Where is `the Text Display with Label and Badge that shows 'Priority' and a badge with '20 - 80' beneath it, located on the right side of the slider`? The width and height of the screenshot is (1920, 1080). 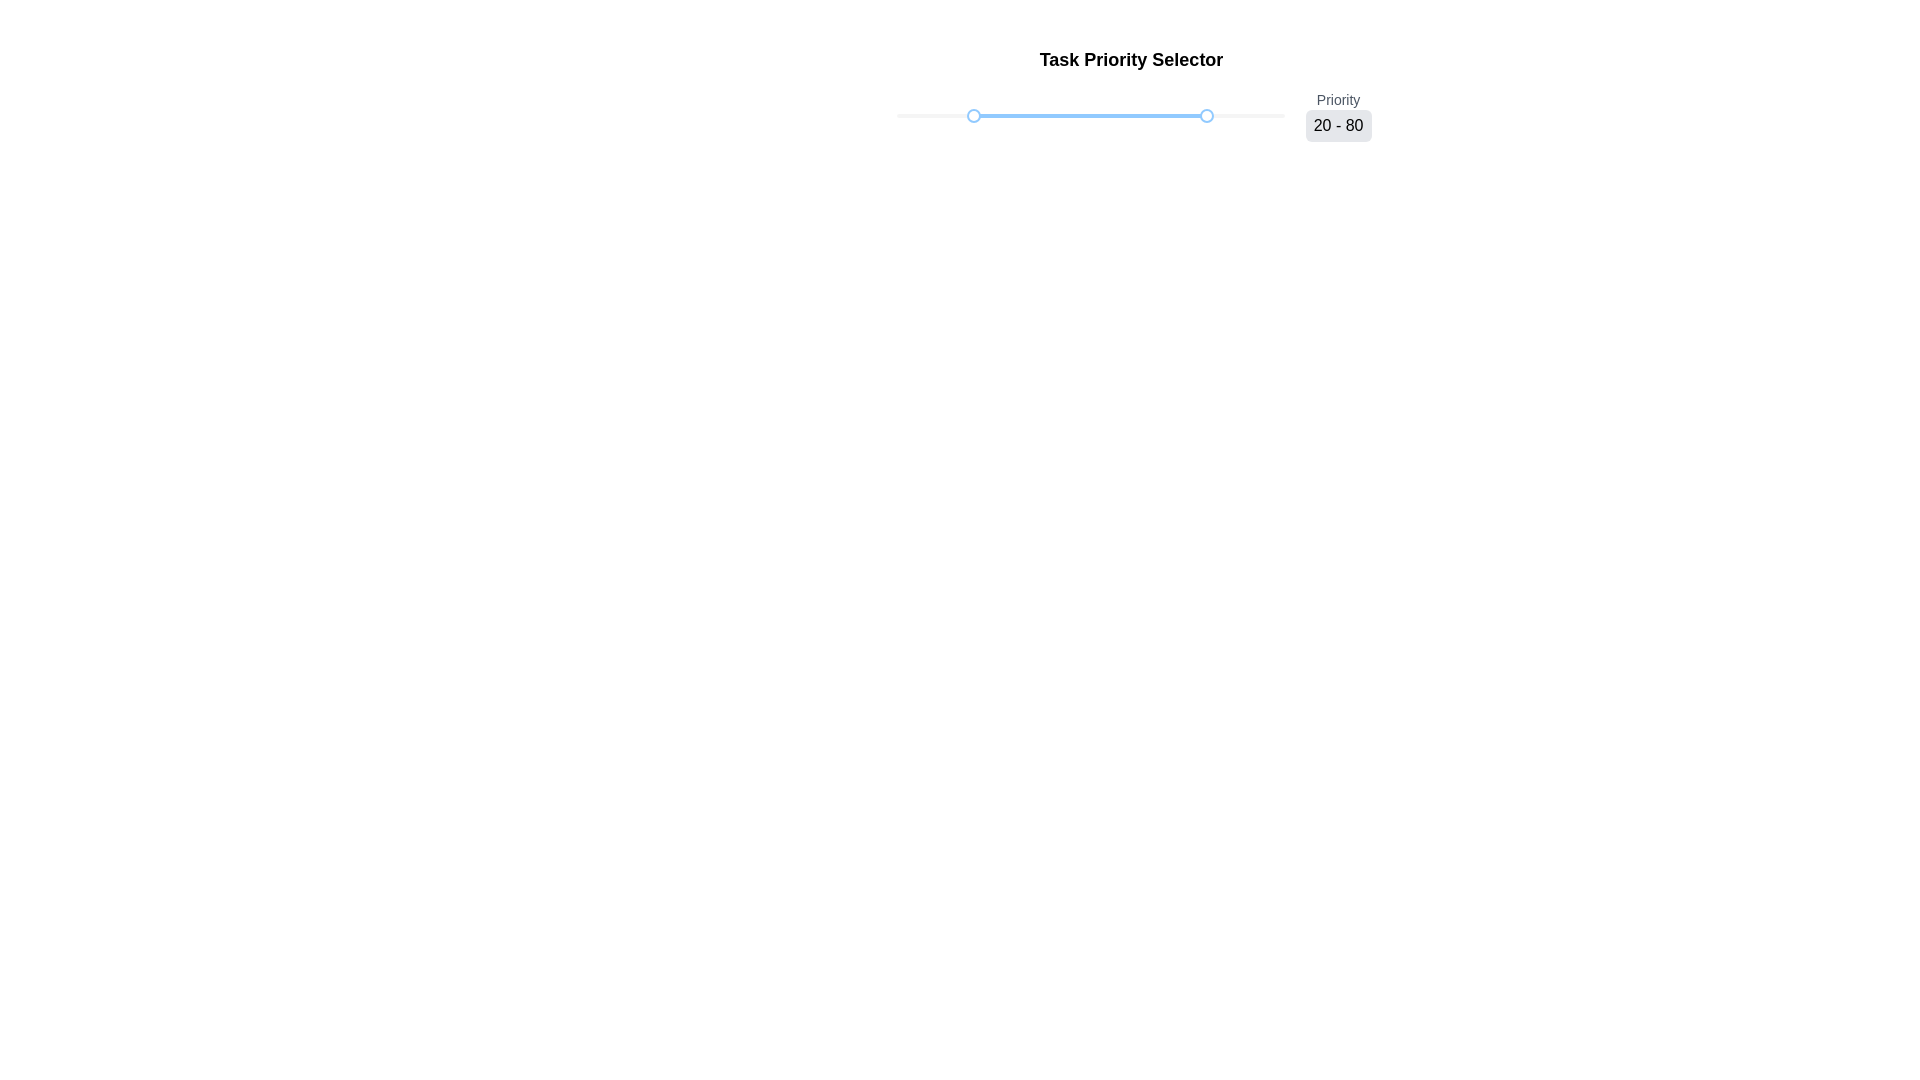 the Text Display with Label and Badge that shows 'Priority' and a badge with '20 - 80' beneath it, located on the right side of the slider is located at coordinates (1338, 115).